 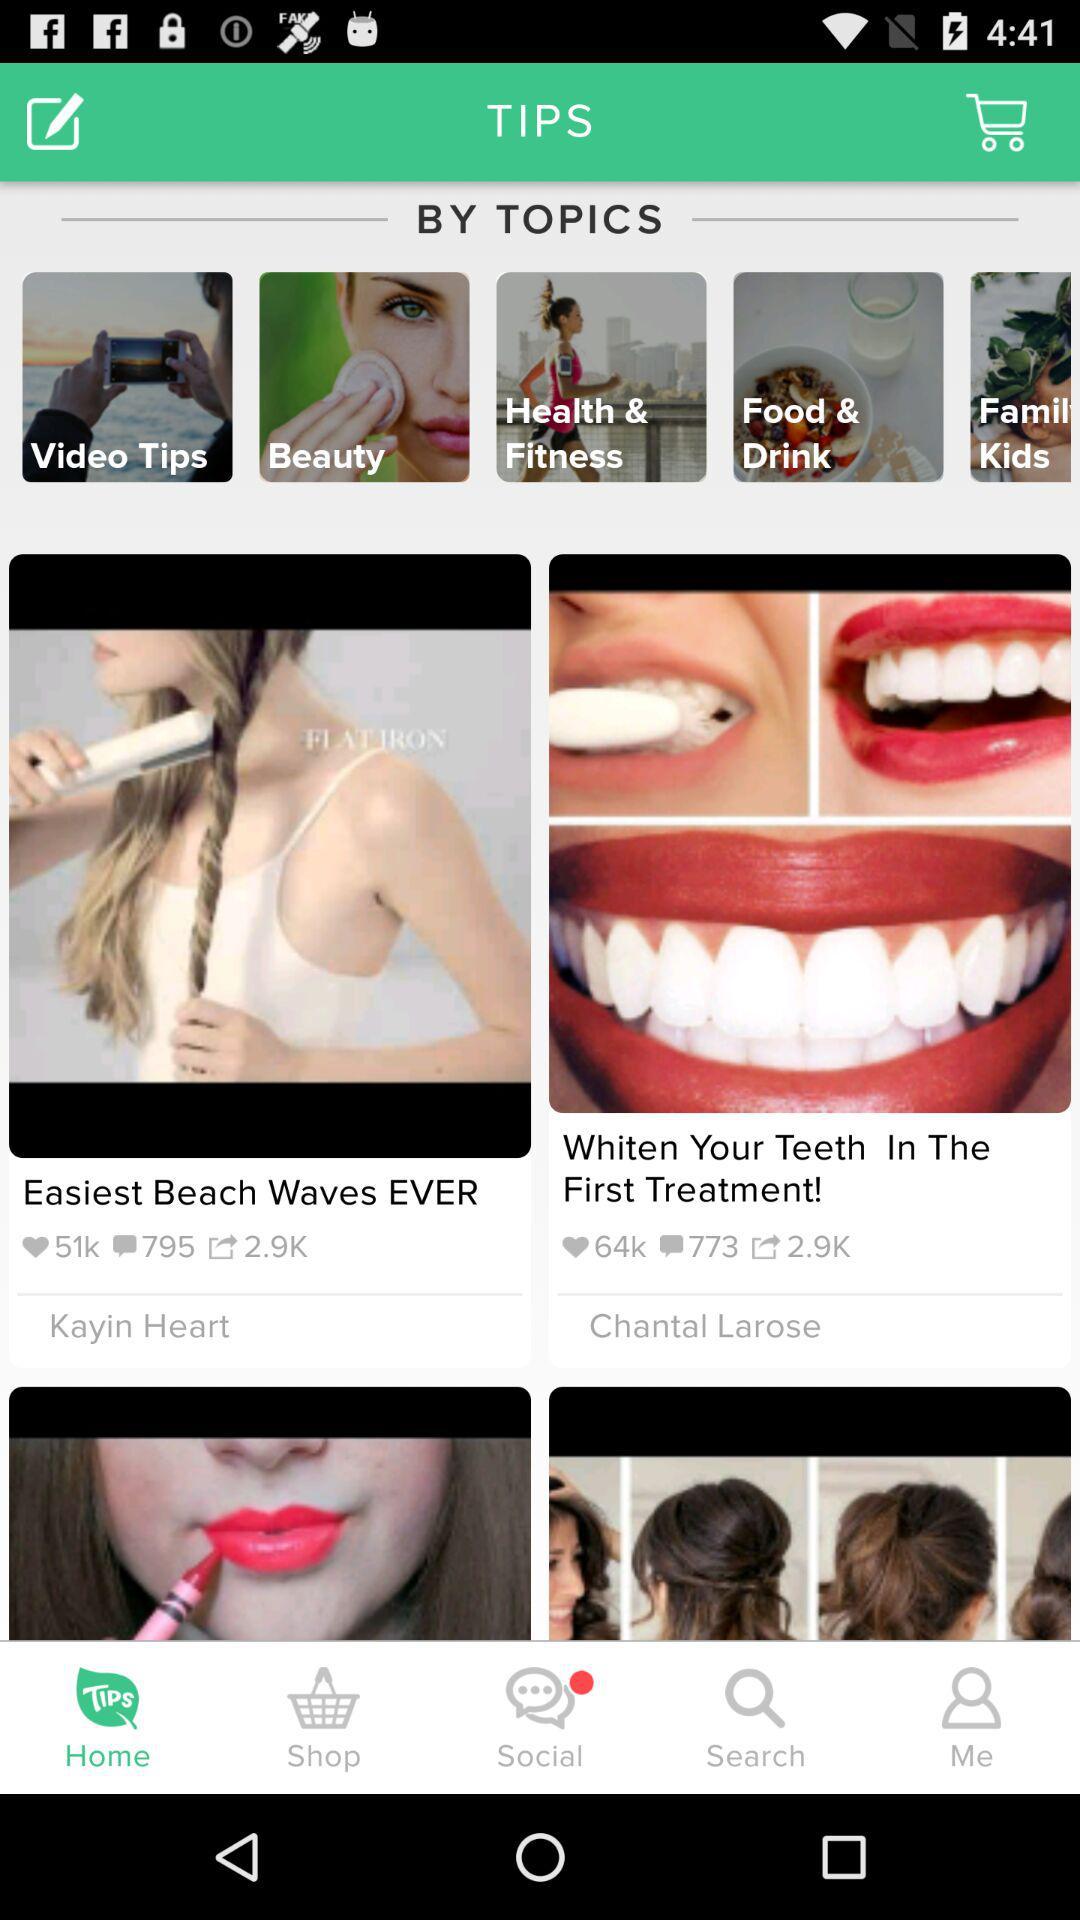 I want to click on the social icon, so click(x=540, y=1697).